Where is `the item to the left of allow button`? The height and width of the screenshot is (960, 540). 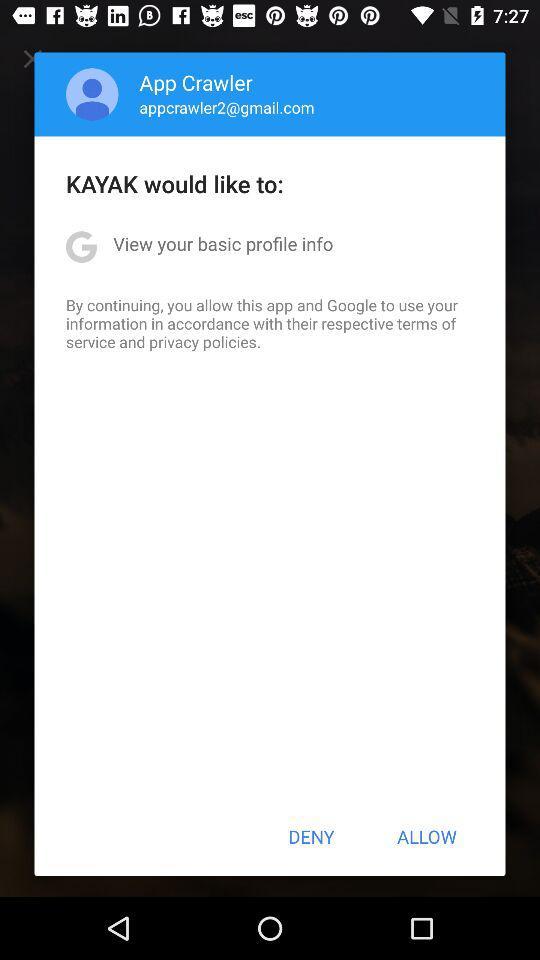 the item to the left of allow button is located at coordinates (311, 836).